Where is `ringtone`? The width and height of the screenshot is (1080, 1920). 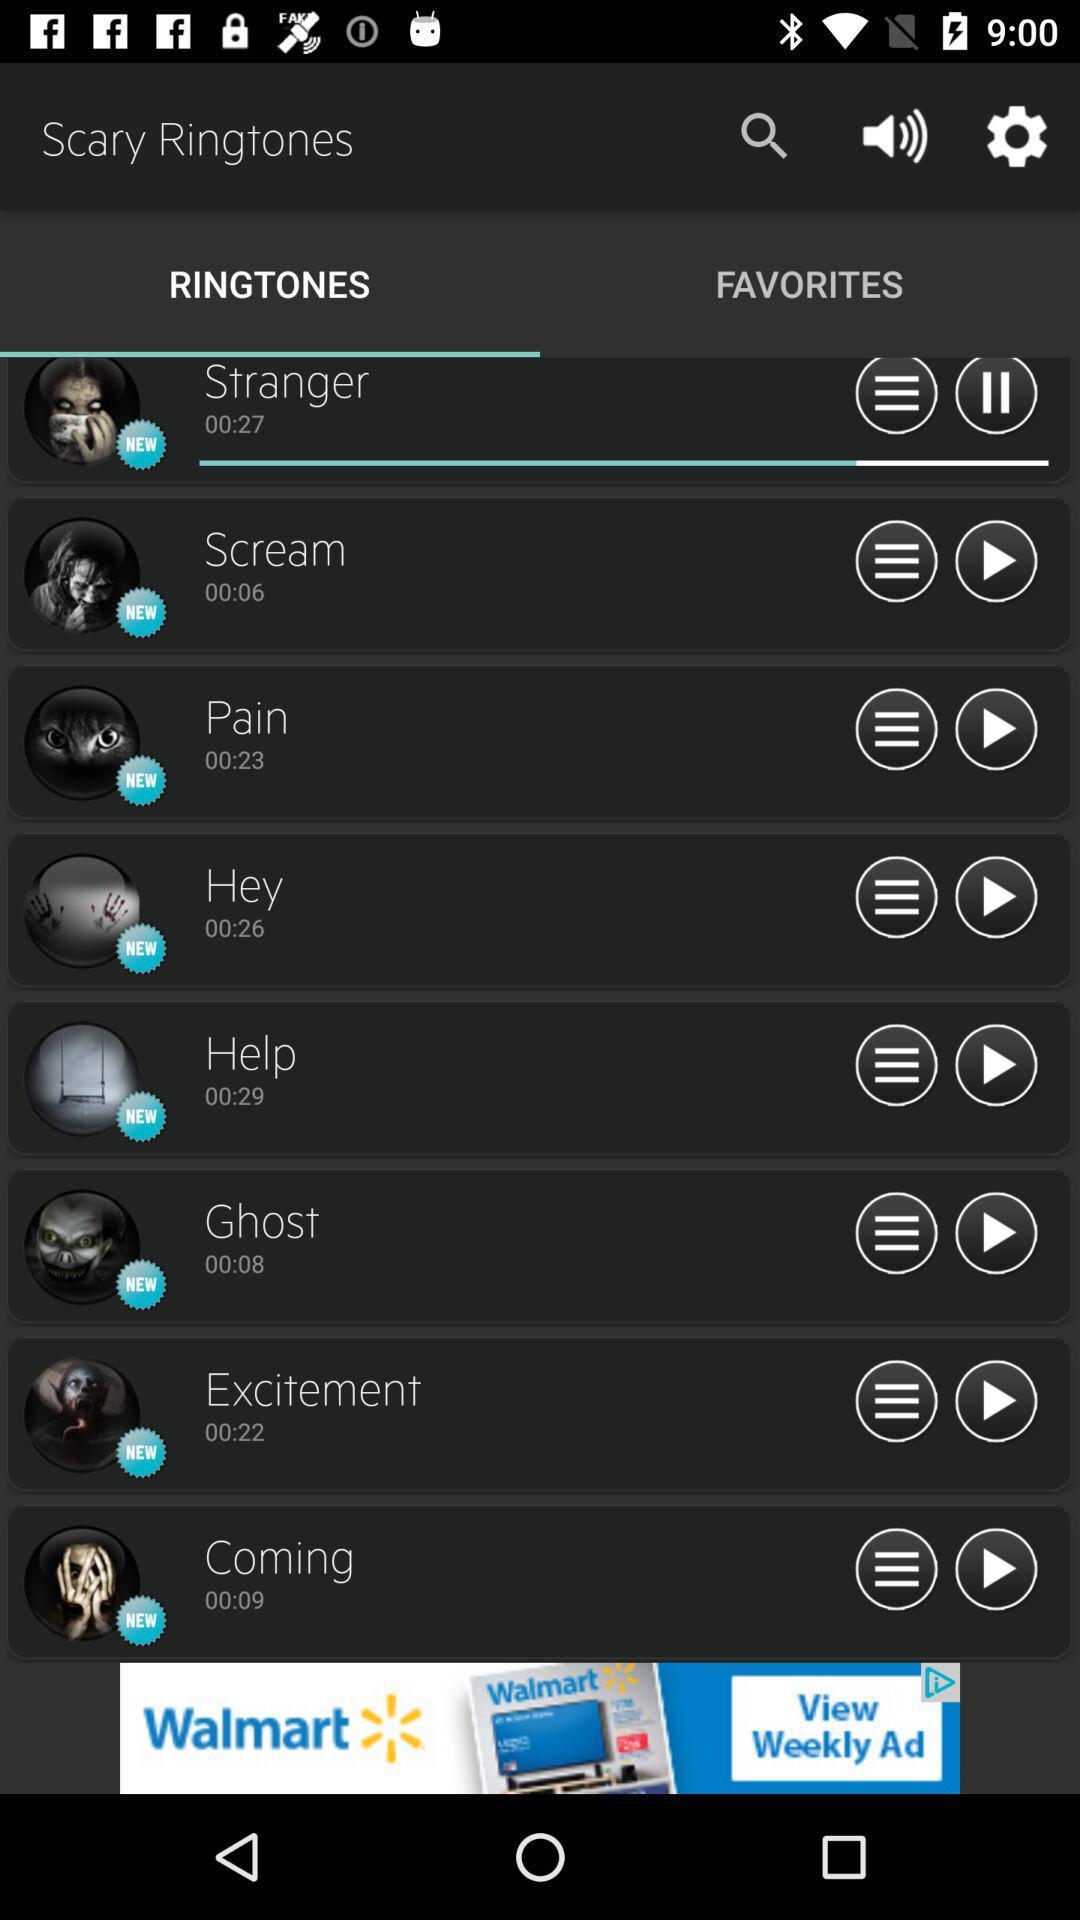
ringtone is located at coordinates (995, 561).